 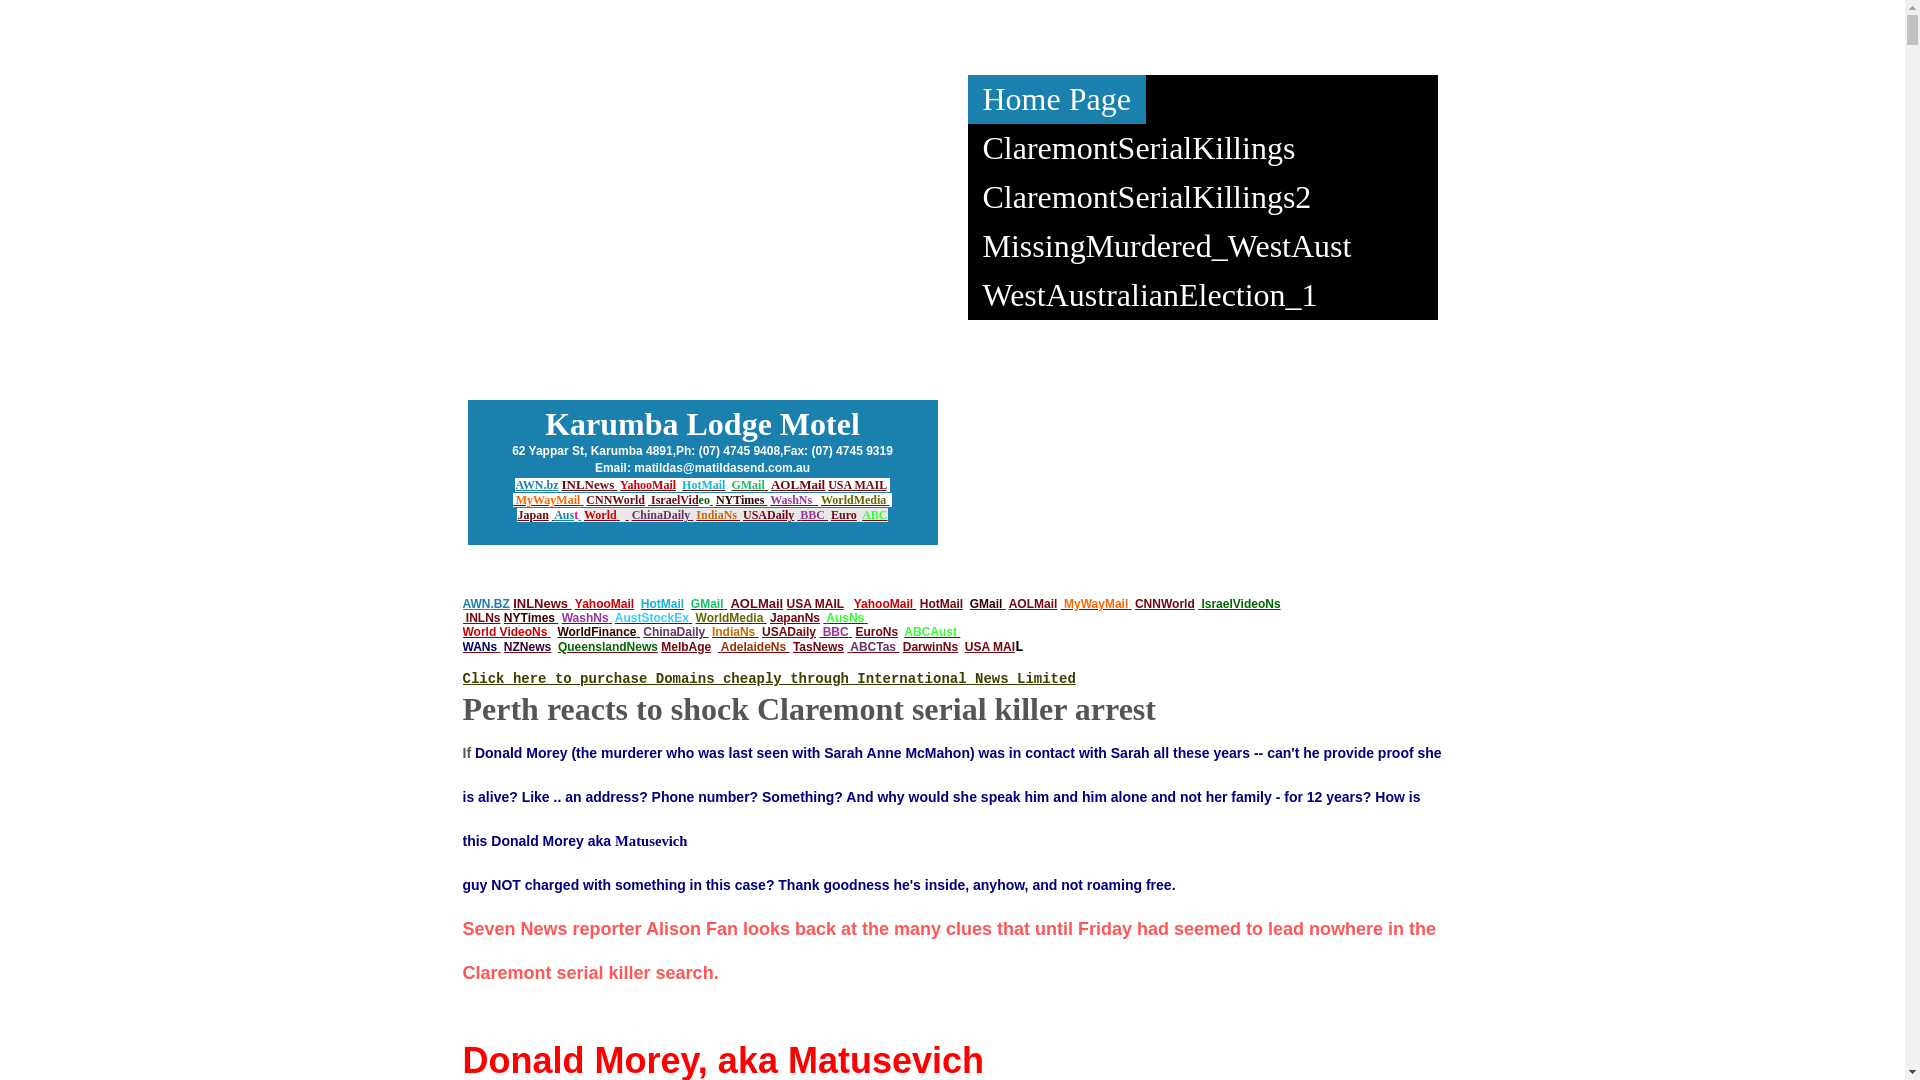 What do you see at coordinates (532, 514) in the screenshot?
I see `'Japan'` at bounding box center [532, 514].